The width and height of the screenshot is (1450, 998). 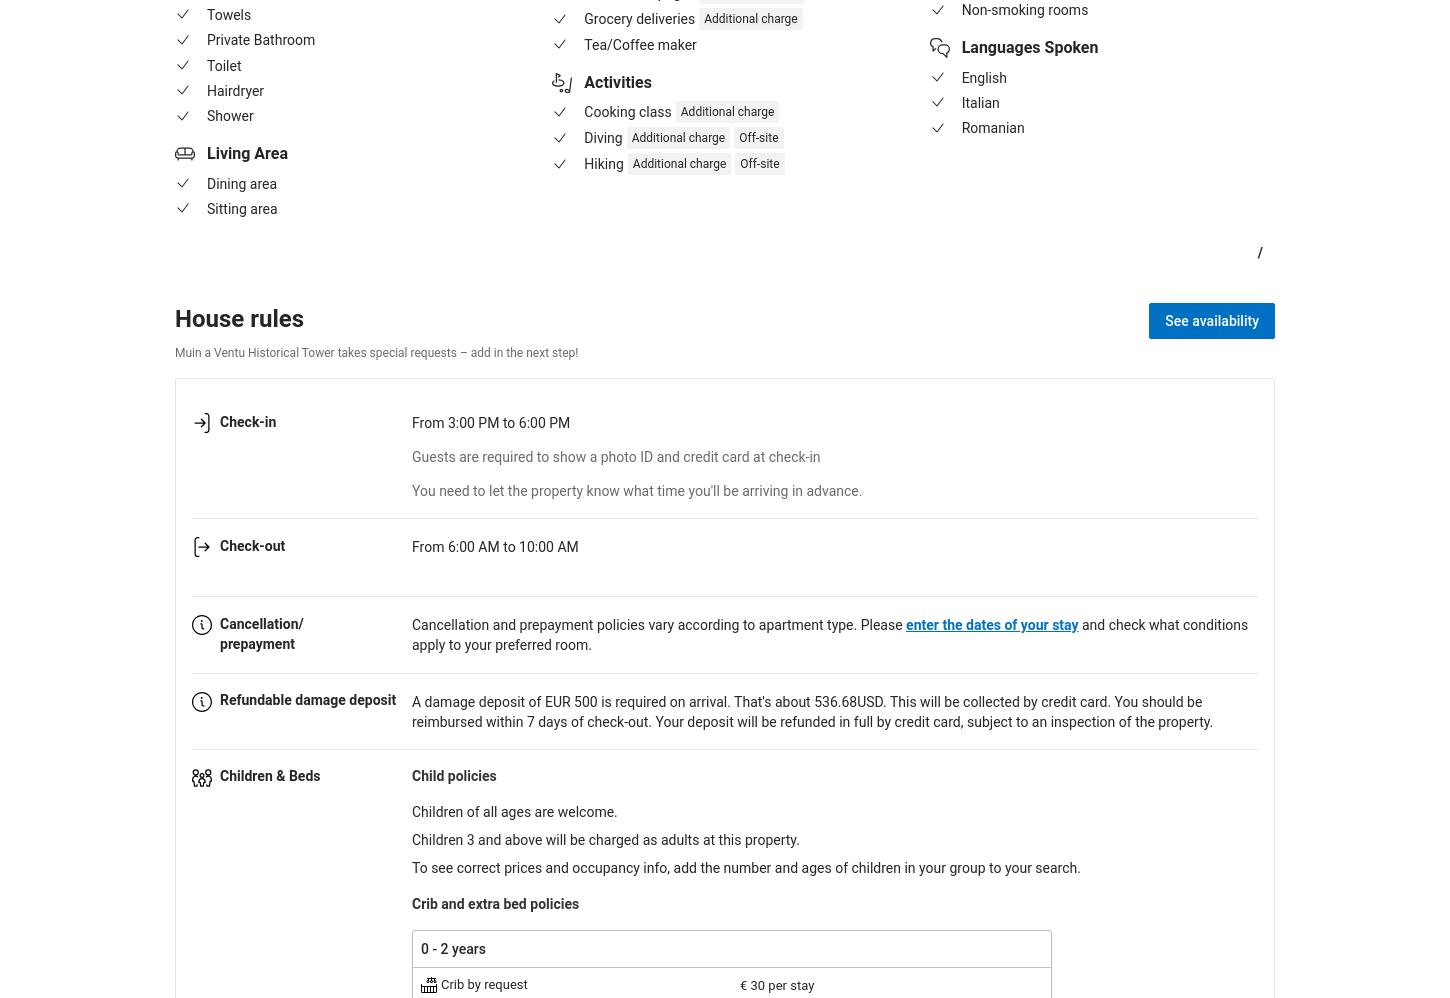 What do you see at coordinates (584, 81) in the screenshot?
I see `'Activities'` at bounding box center [584, 81].